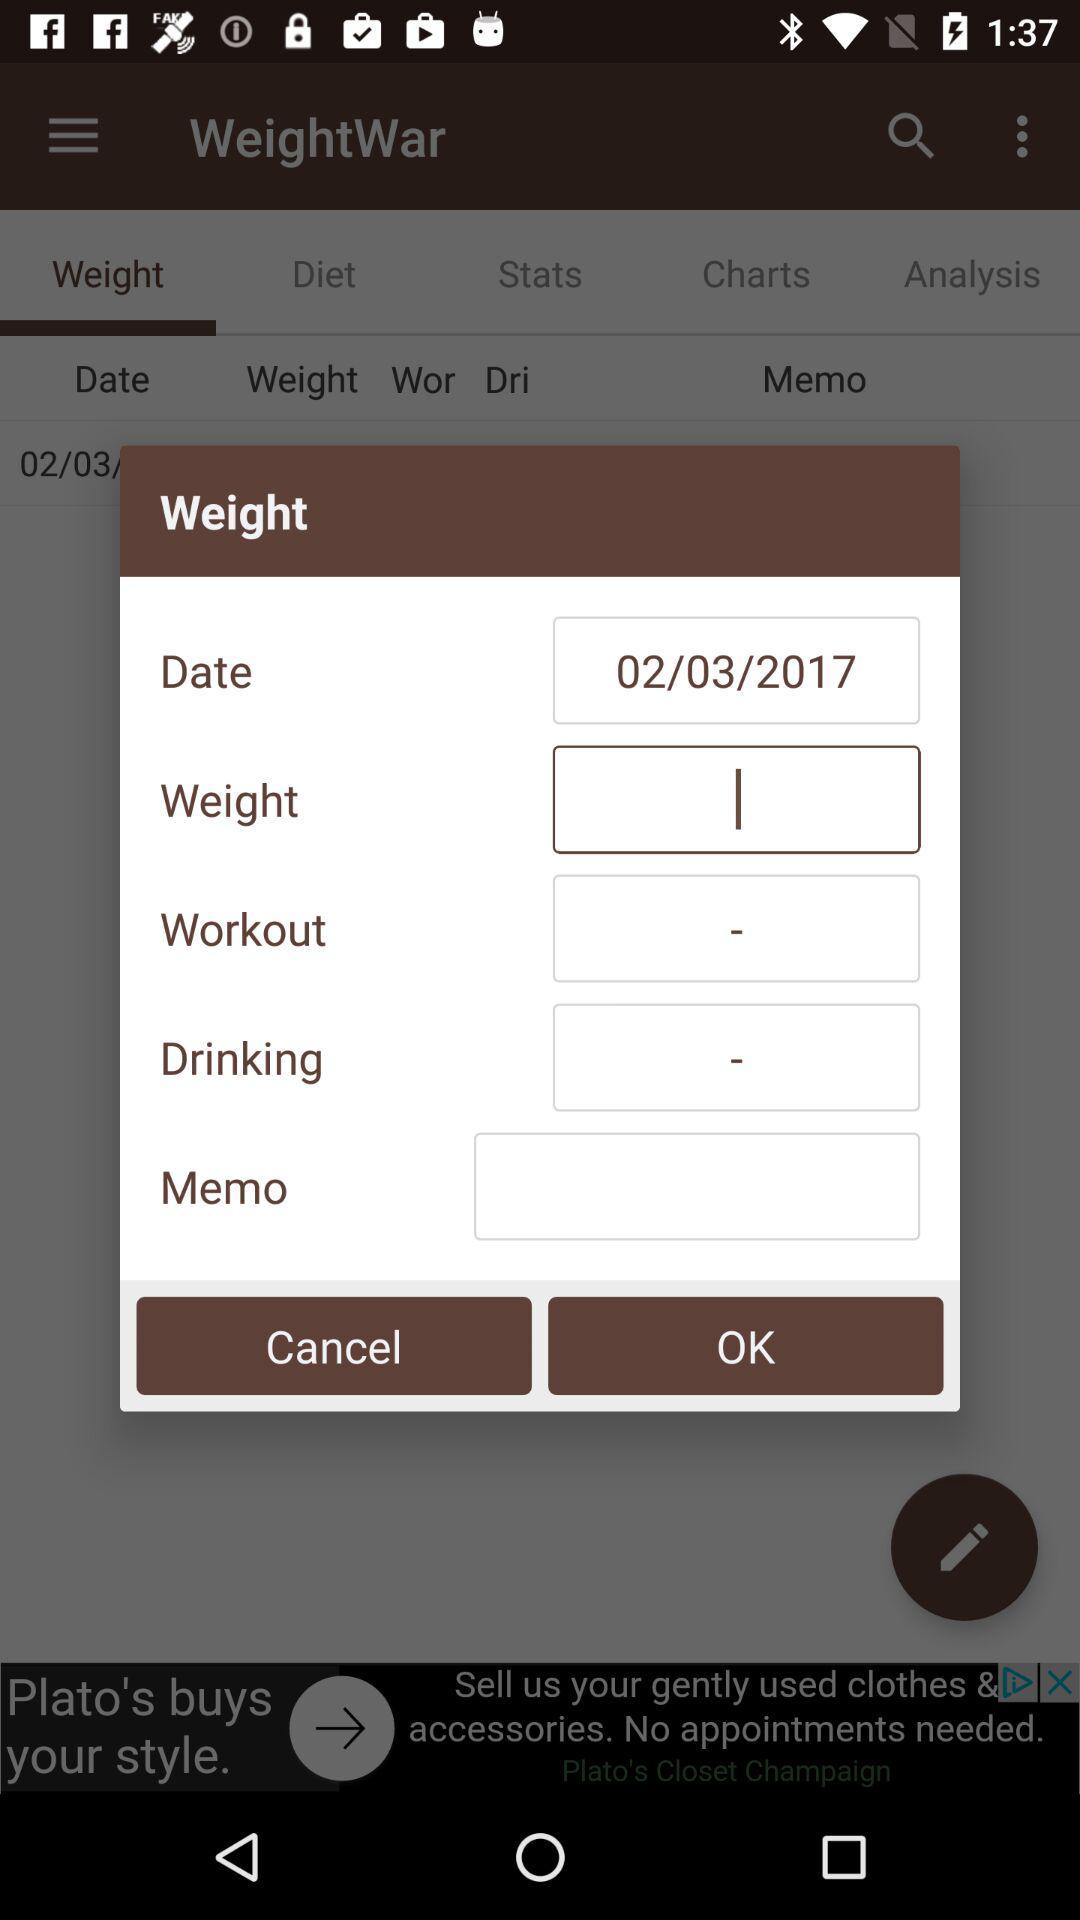 The height and width of the screenshot is (1920, 1080). I want to click on the icon next to workout icon, so click(736, 927).